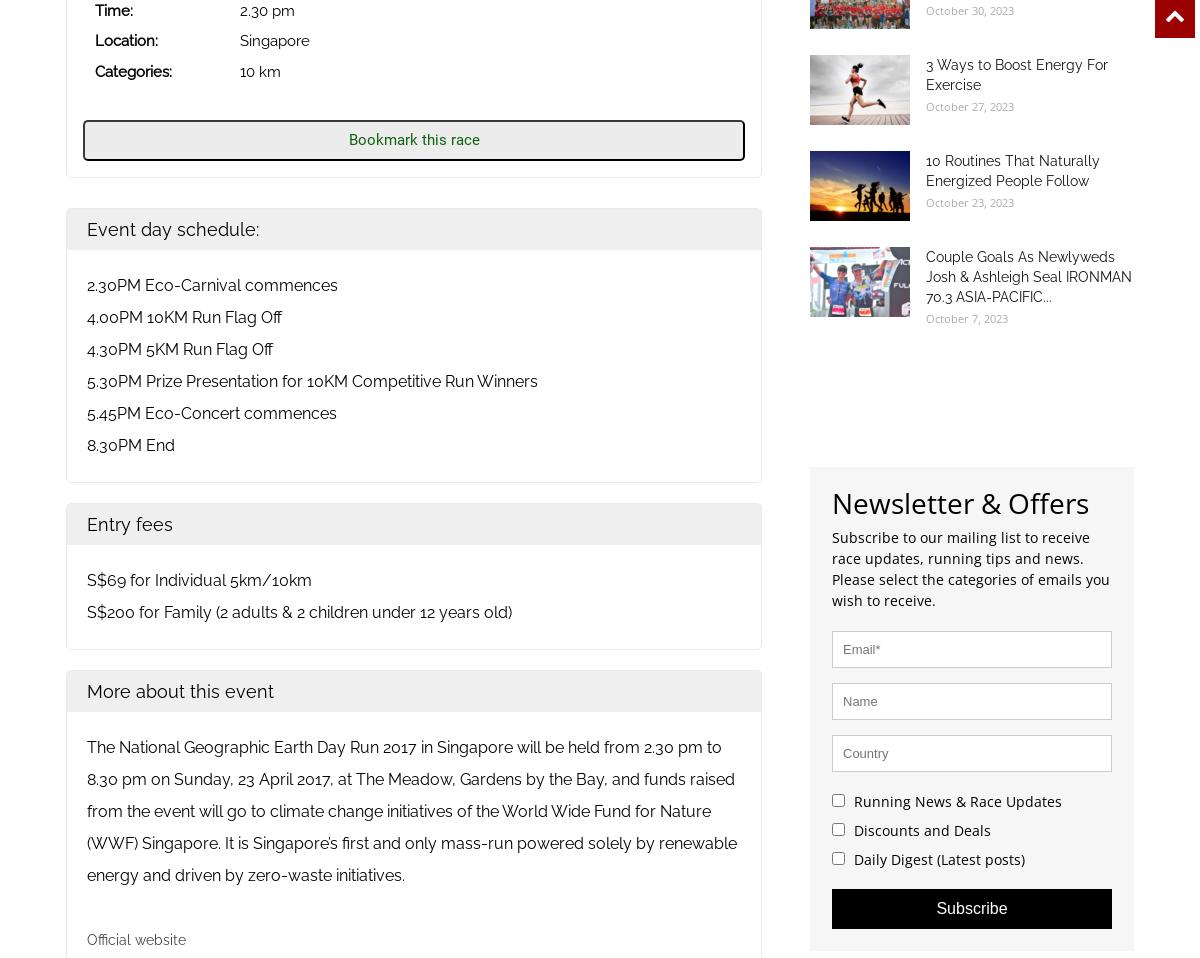 The image size is (1200, 958). I want to click on '2.30PM     Eco-Carnival commences', so click(211, 285).